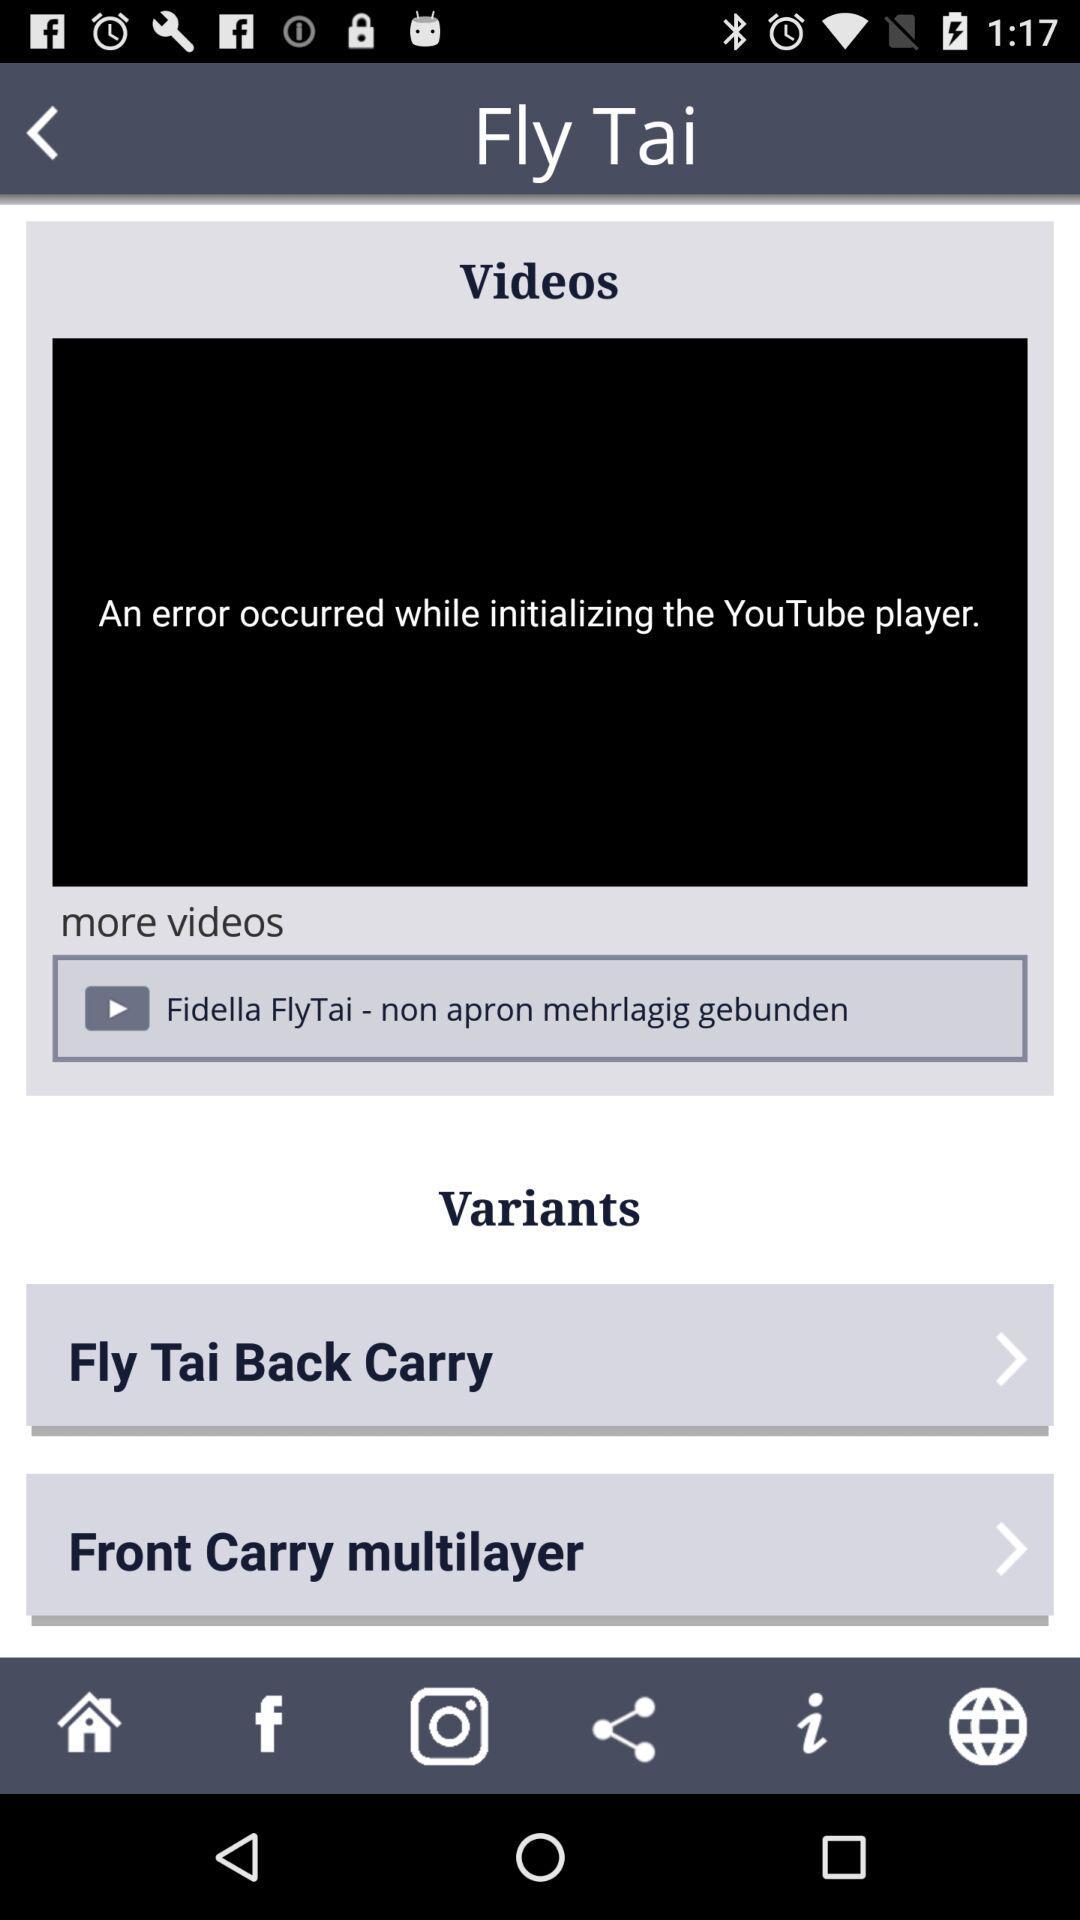 The image size is (1080, 1920). I want to click on sharing options, so click(628, 1724).